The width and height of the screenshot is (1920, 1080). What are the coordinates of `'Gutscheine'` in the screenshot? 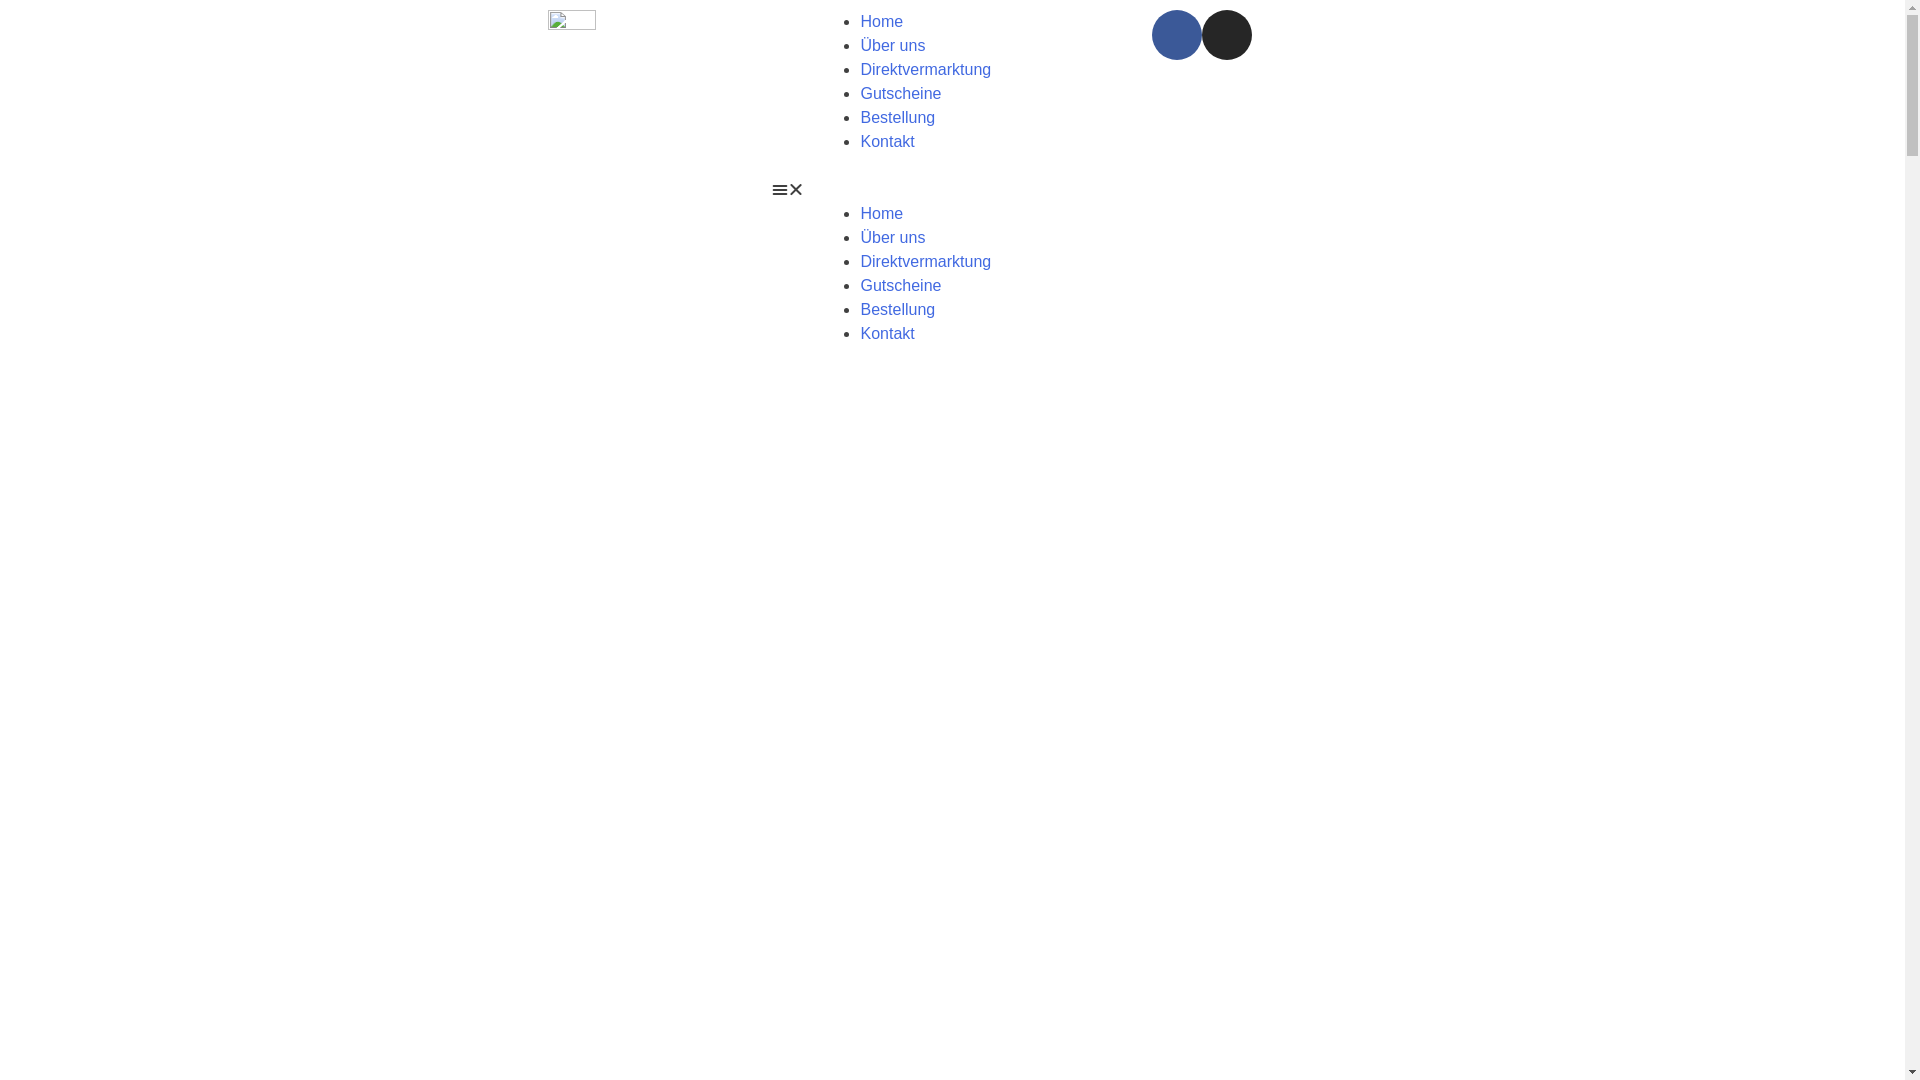 It's located at (859, 285).